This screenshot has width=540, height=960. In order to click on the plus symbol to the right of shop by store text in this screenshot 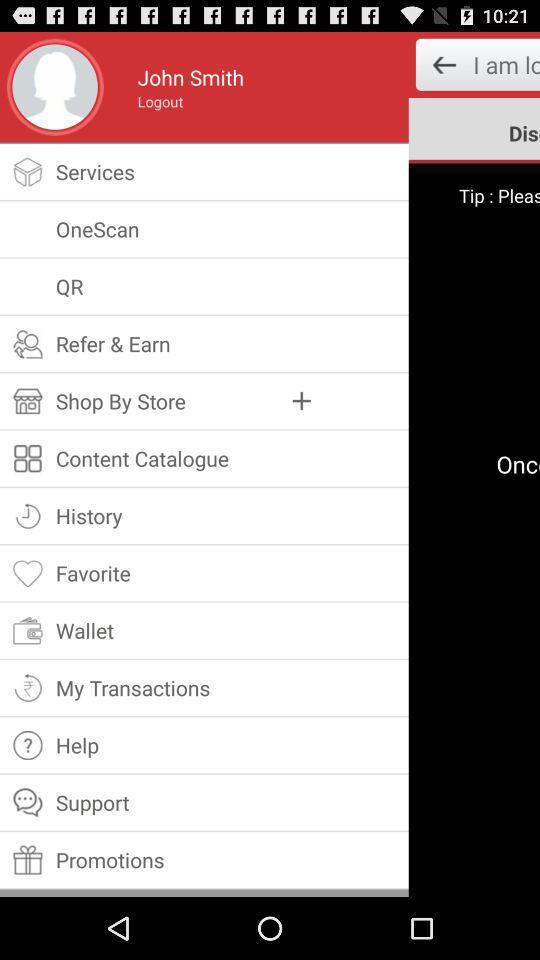, I will do `click(301, 400)`.